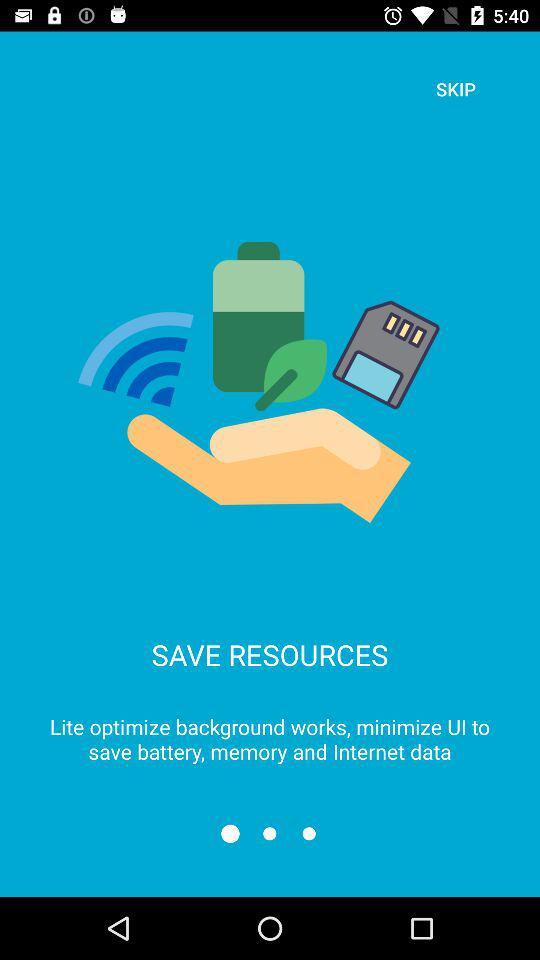 The image size is (540, 960). I want to click on about app last page, so click(309, 833).